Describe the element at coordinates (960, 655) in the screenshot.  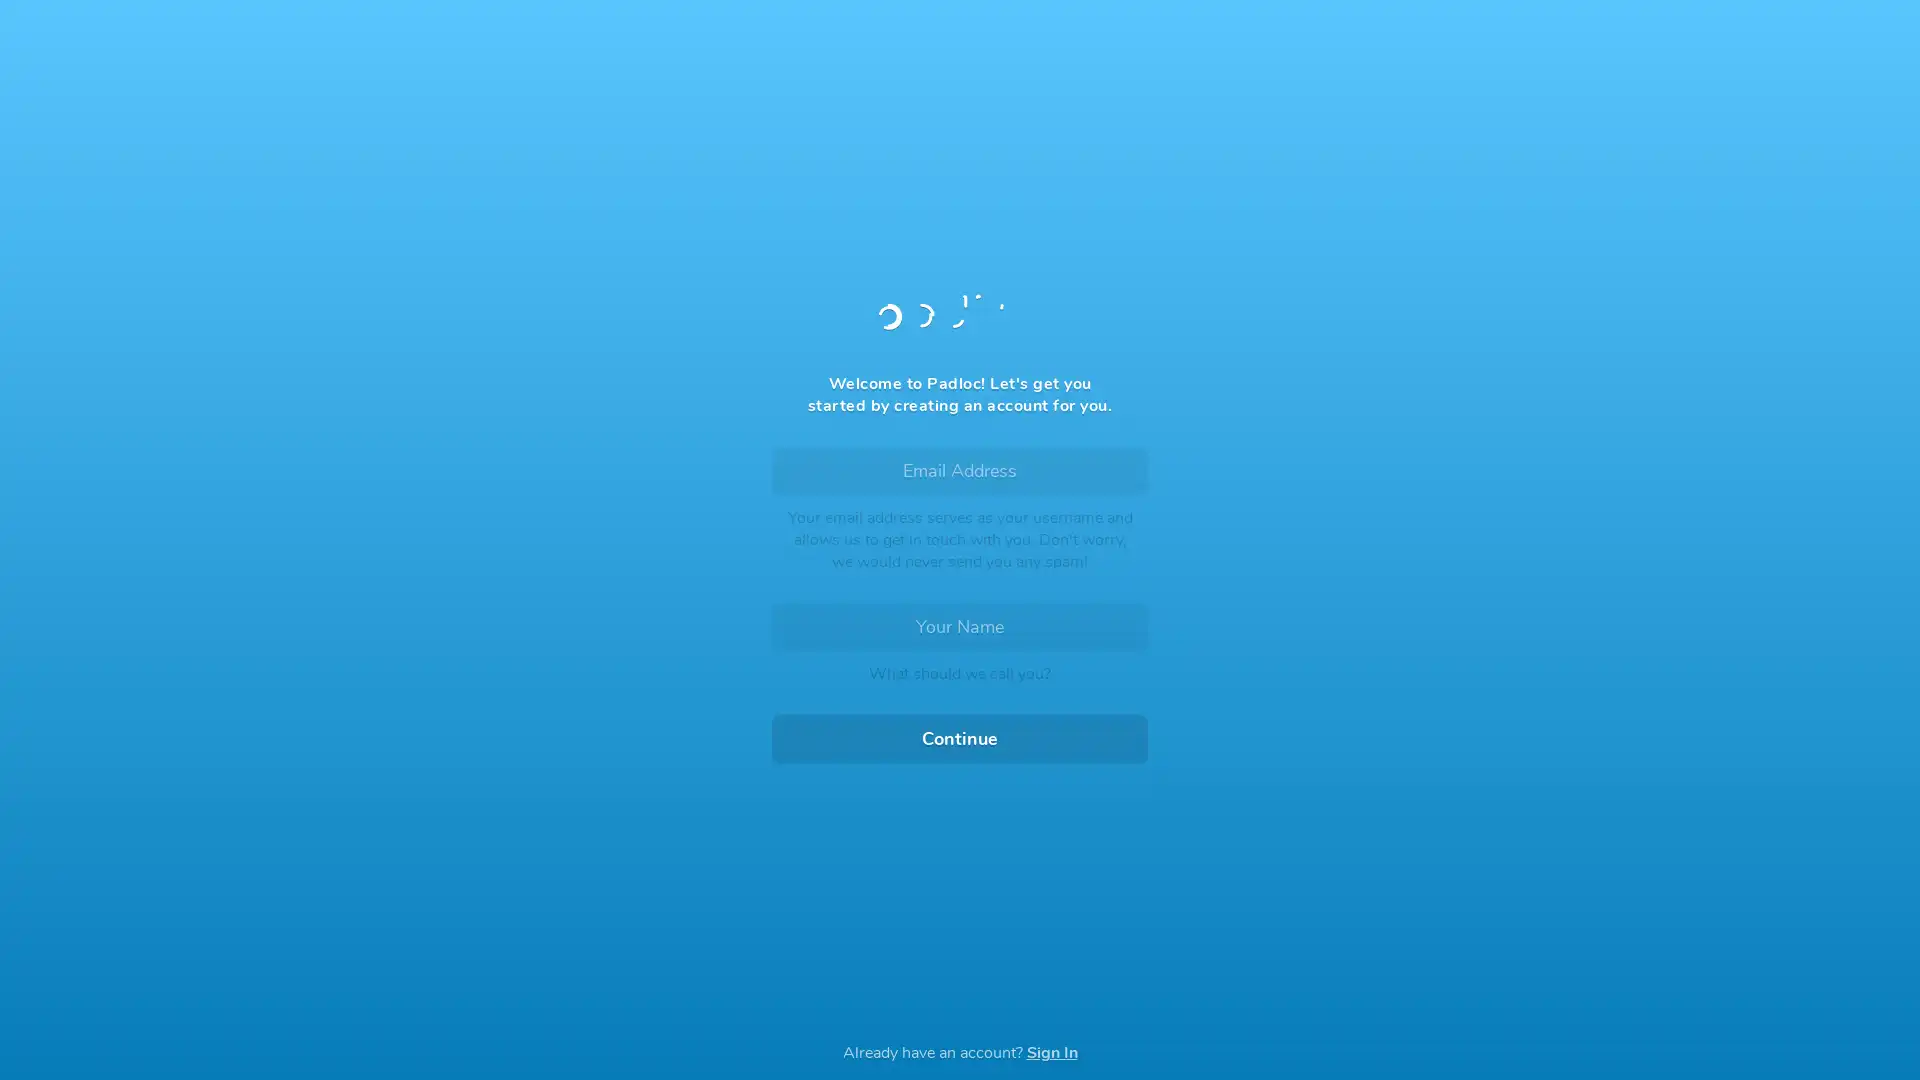
I see `Unlock` at that location.